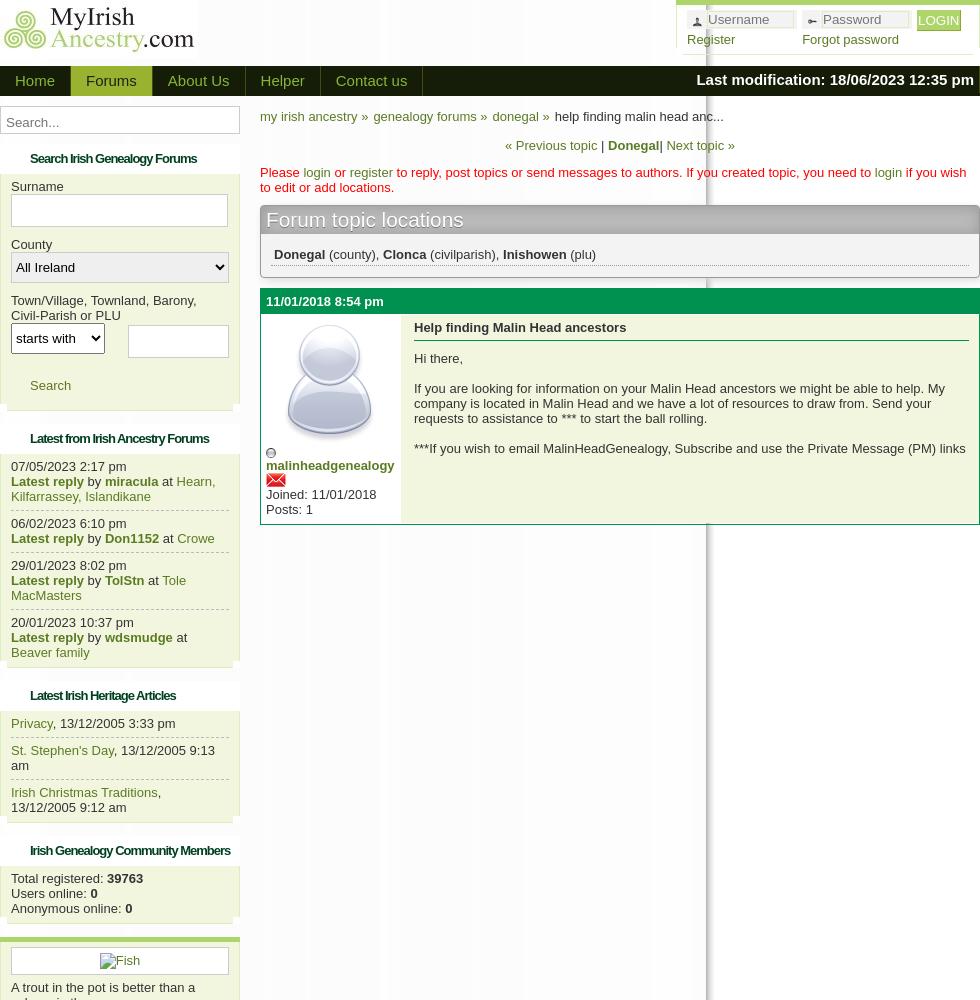  Describe the element at coordinates (68, 523) in the screenshot. I see `'06/02/2023 6:10 pm'` at that location.